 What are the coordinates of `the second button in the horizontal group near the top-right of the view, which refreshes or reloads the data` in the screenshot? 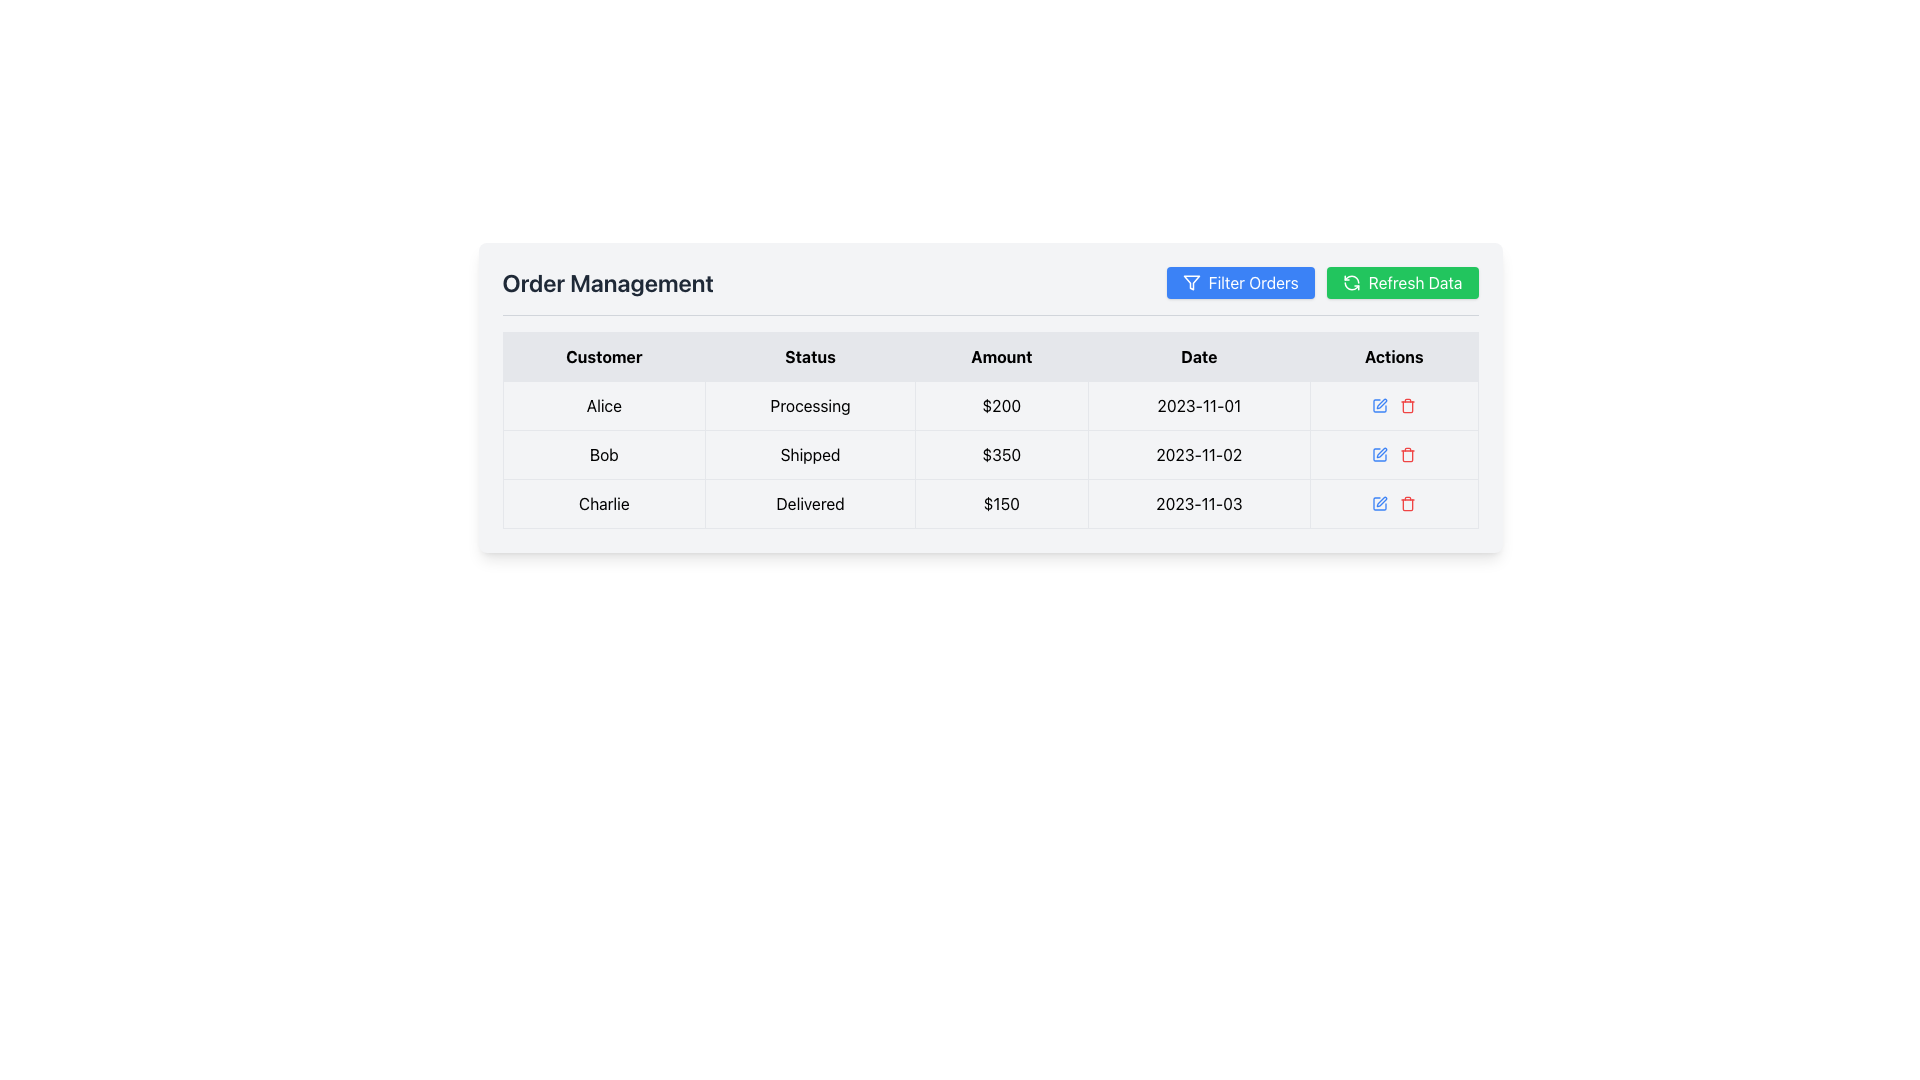 It's located at (1401, 282).